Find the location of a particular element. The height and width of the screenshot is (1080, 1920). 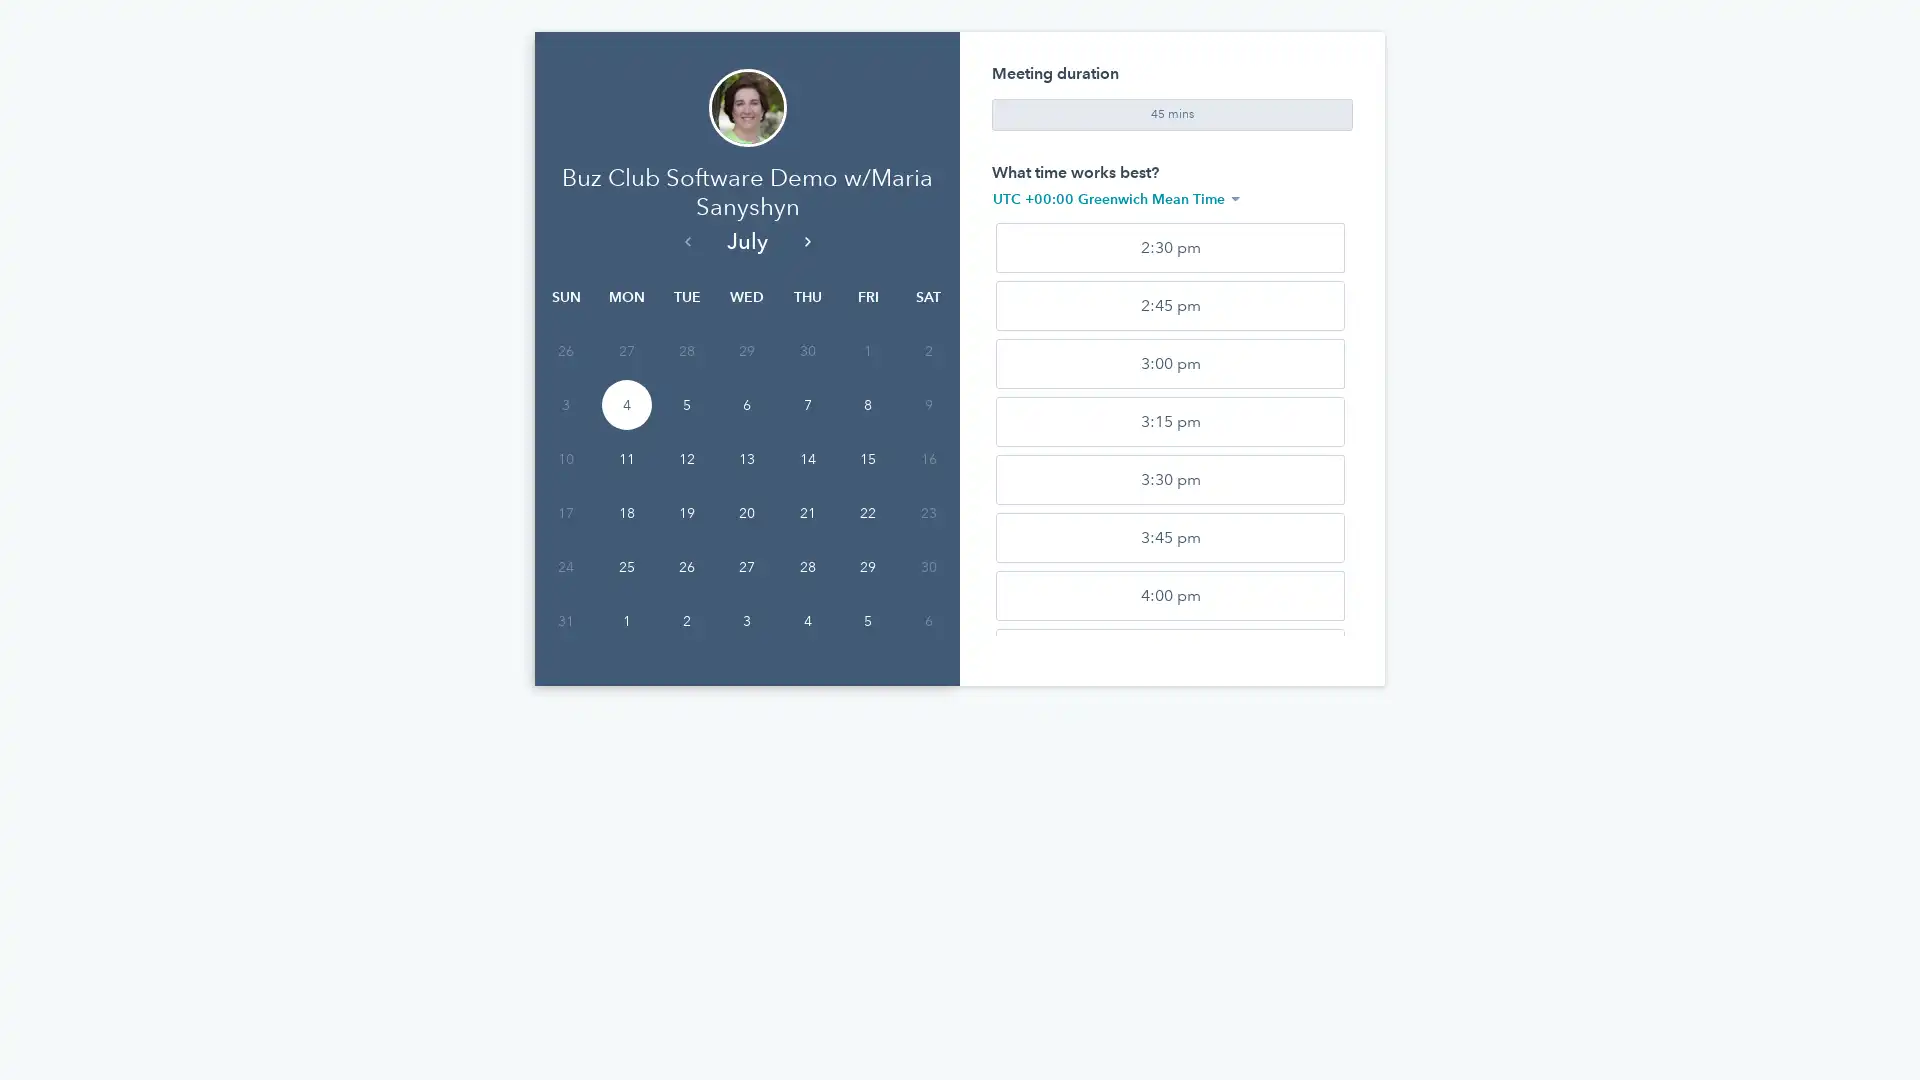

August 1st is located at coordinates (624, 696).